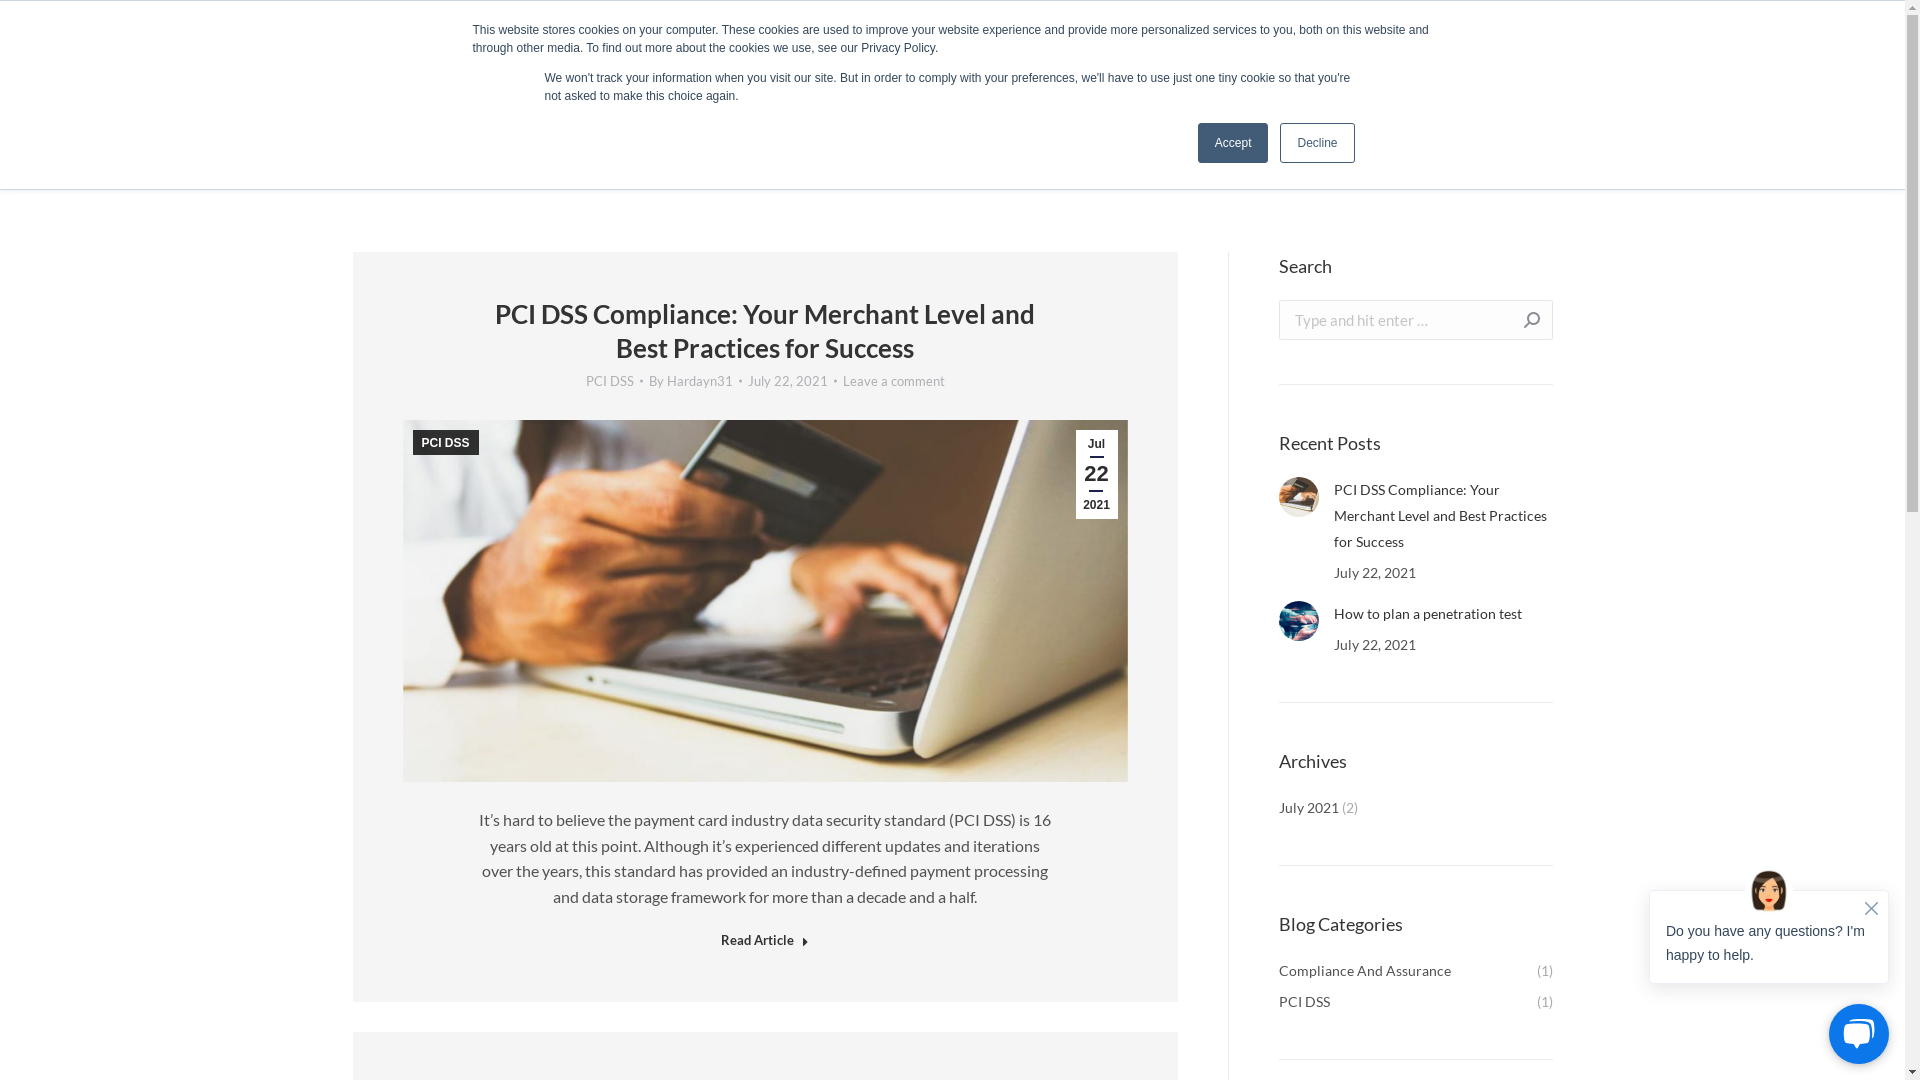 The image size is (1920, 1080). What do you see at coordinates (1502, 319) in the screenshot?
I see `'Go!'` at bounding box center [1502, 319].